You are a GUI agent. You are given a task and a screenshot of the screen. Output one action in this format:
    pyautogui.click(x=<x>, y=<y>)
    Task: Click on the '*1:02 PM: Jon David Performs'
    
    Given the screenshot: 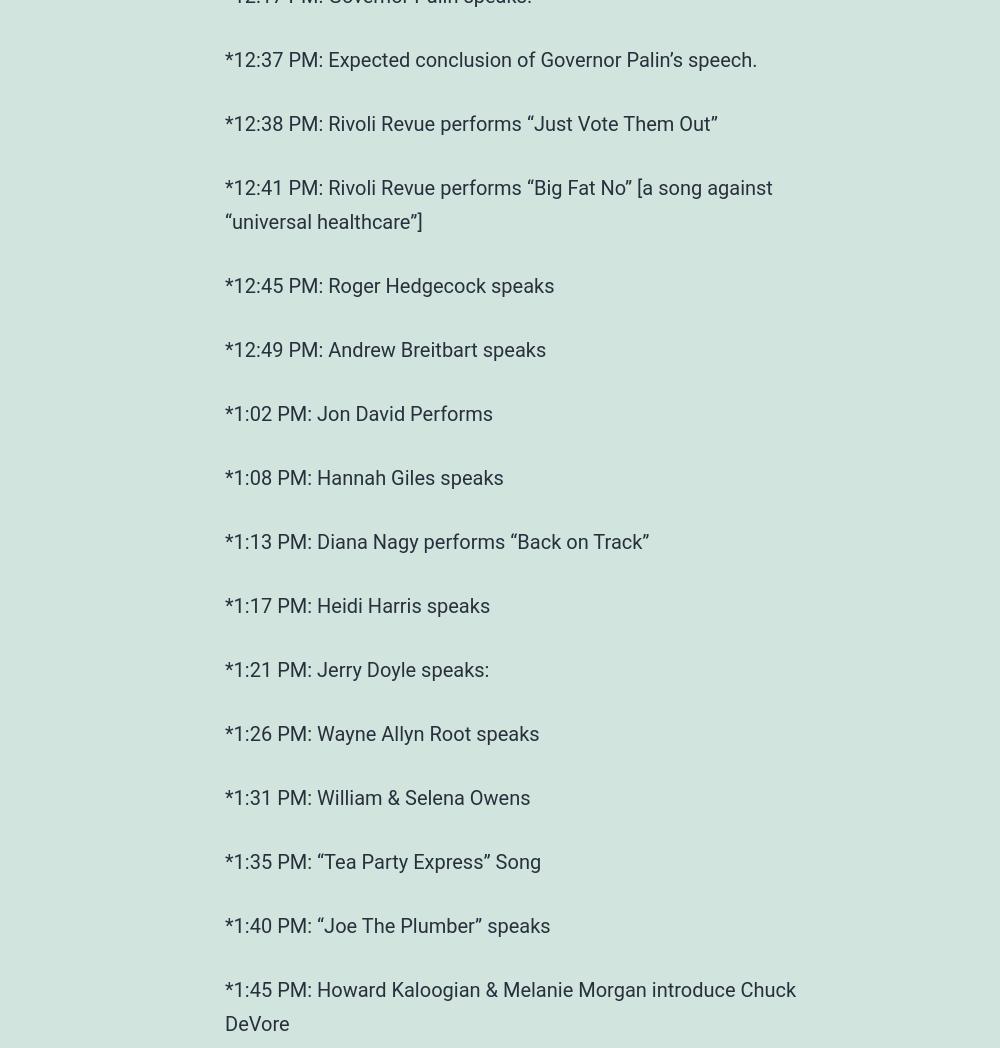 What is the action you would take?
    pyautogui.click(x=358, y=413)
    